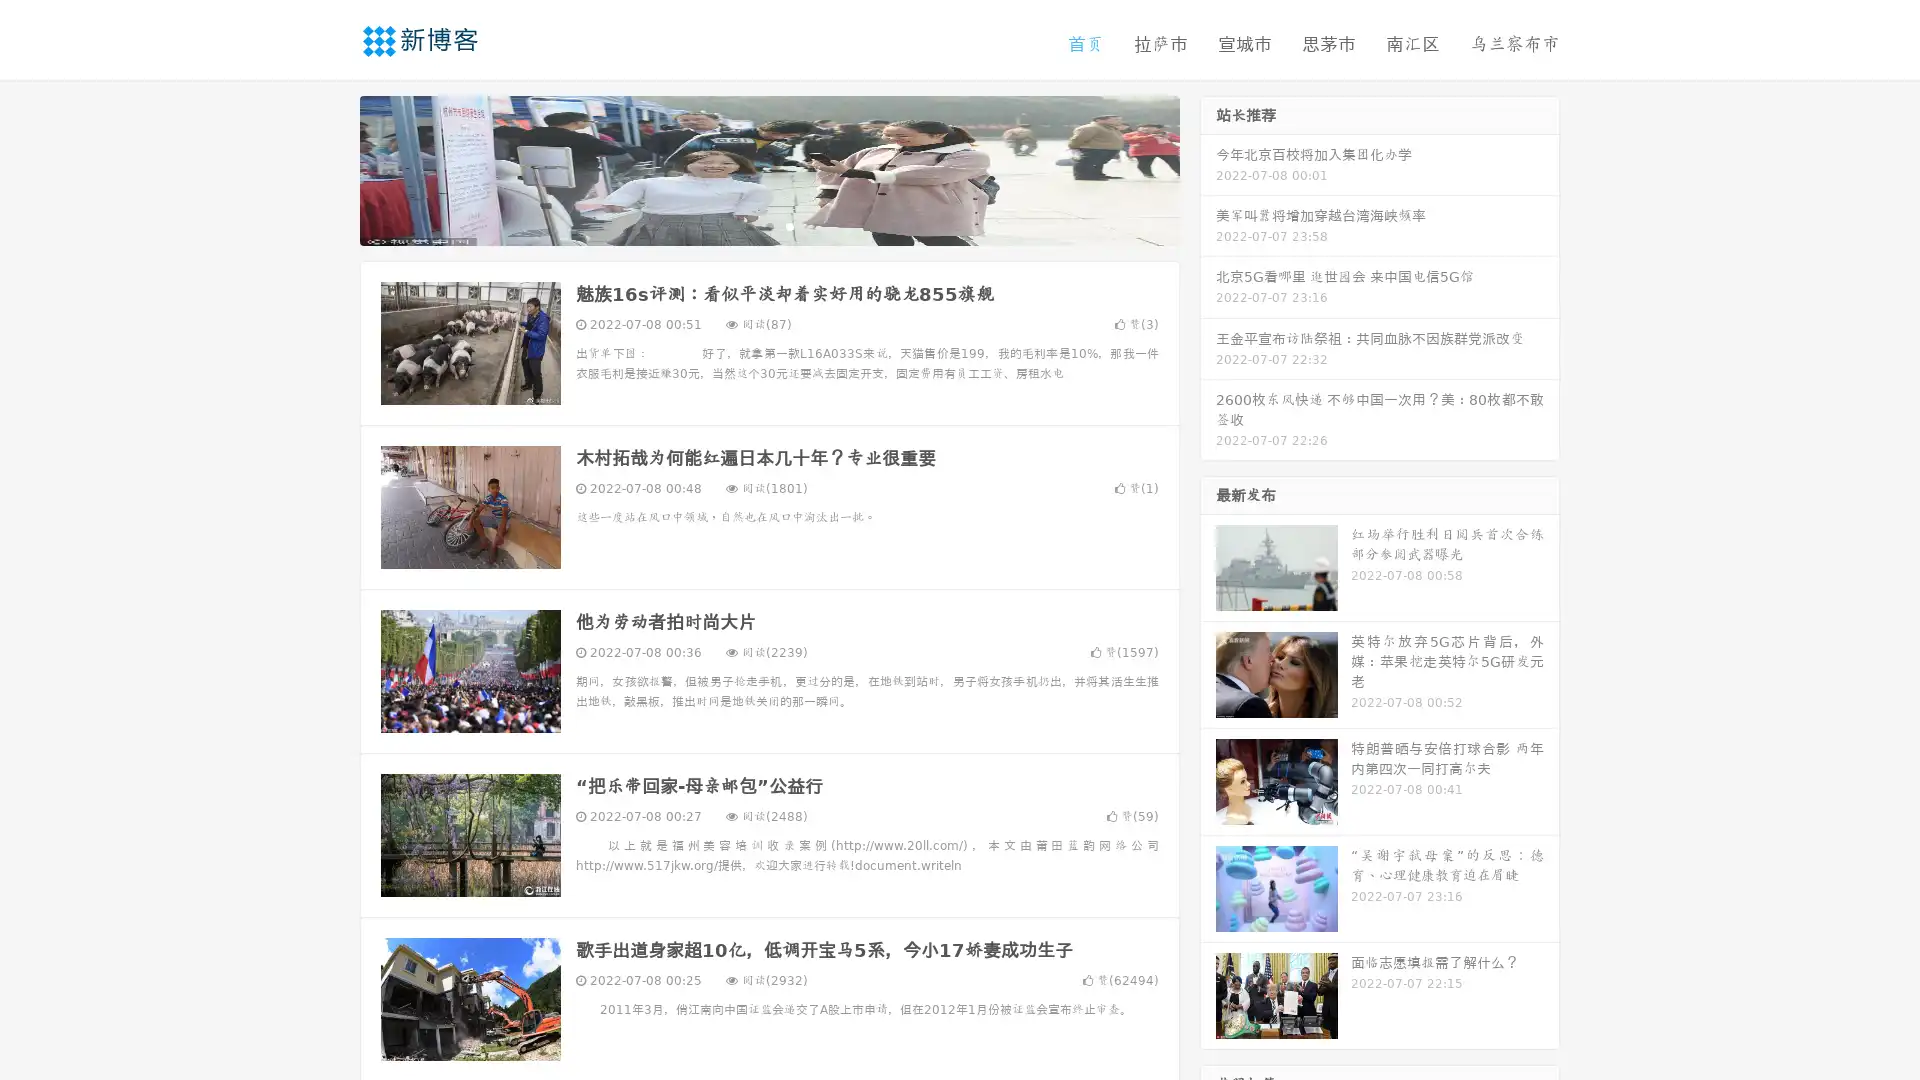 Image resolution: width=1920 pixels, height=1080 pixels. Describe the element at coordinates (789, 225) in the screenshot. I see `Go to slide 3` at that location.